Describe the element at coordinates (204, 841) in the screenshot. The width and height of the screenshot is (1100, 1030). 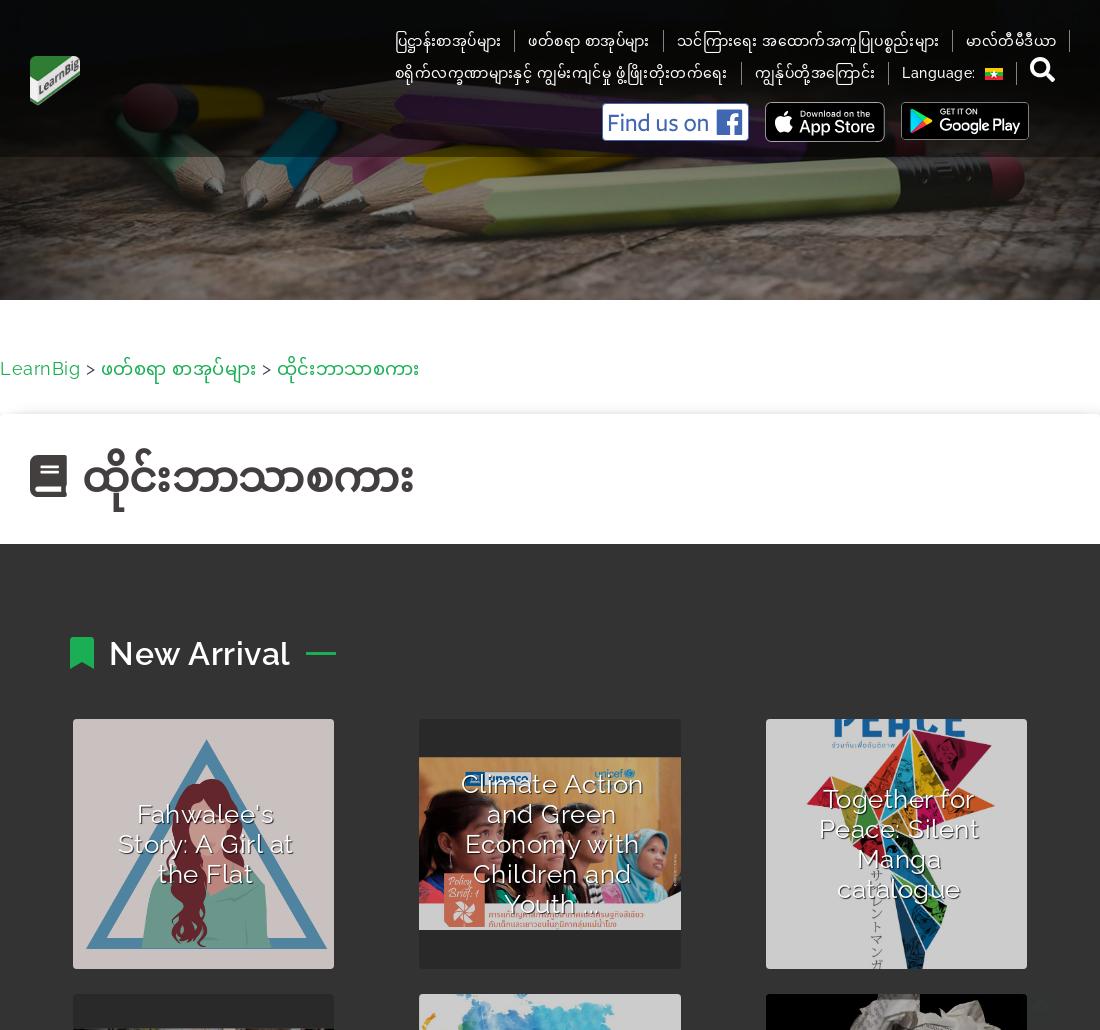
I see `'Fahwalee's Story: A Girl at the Flat'` at that location.